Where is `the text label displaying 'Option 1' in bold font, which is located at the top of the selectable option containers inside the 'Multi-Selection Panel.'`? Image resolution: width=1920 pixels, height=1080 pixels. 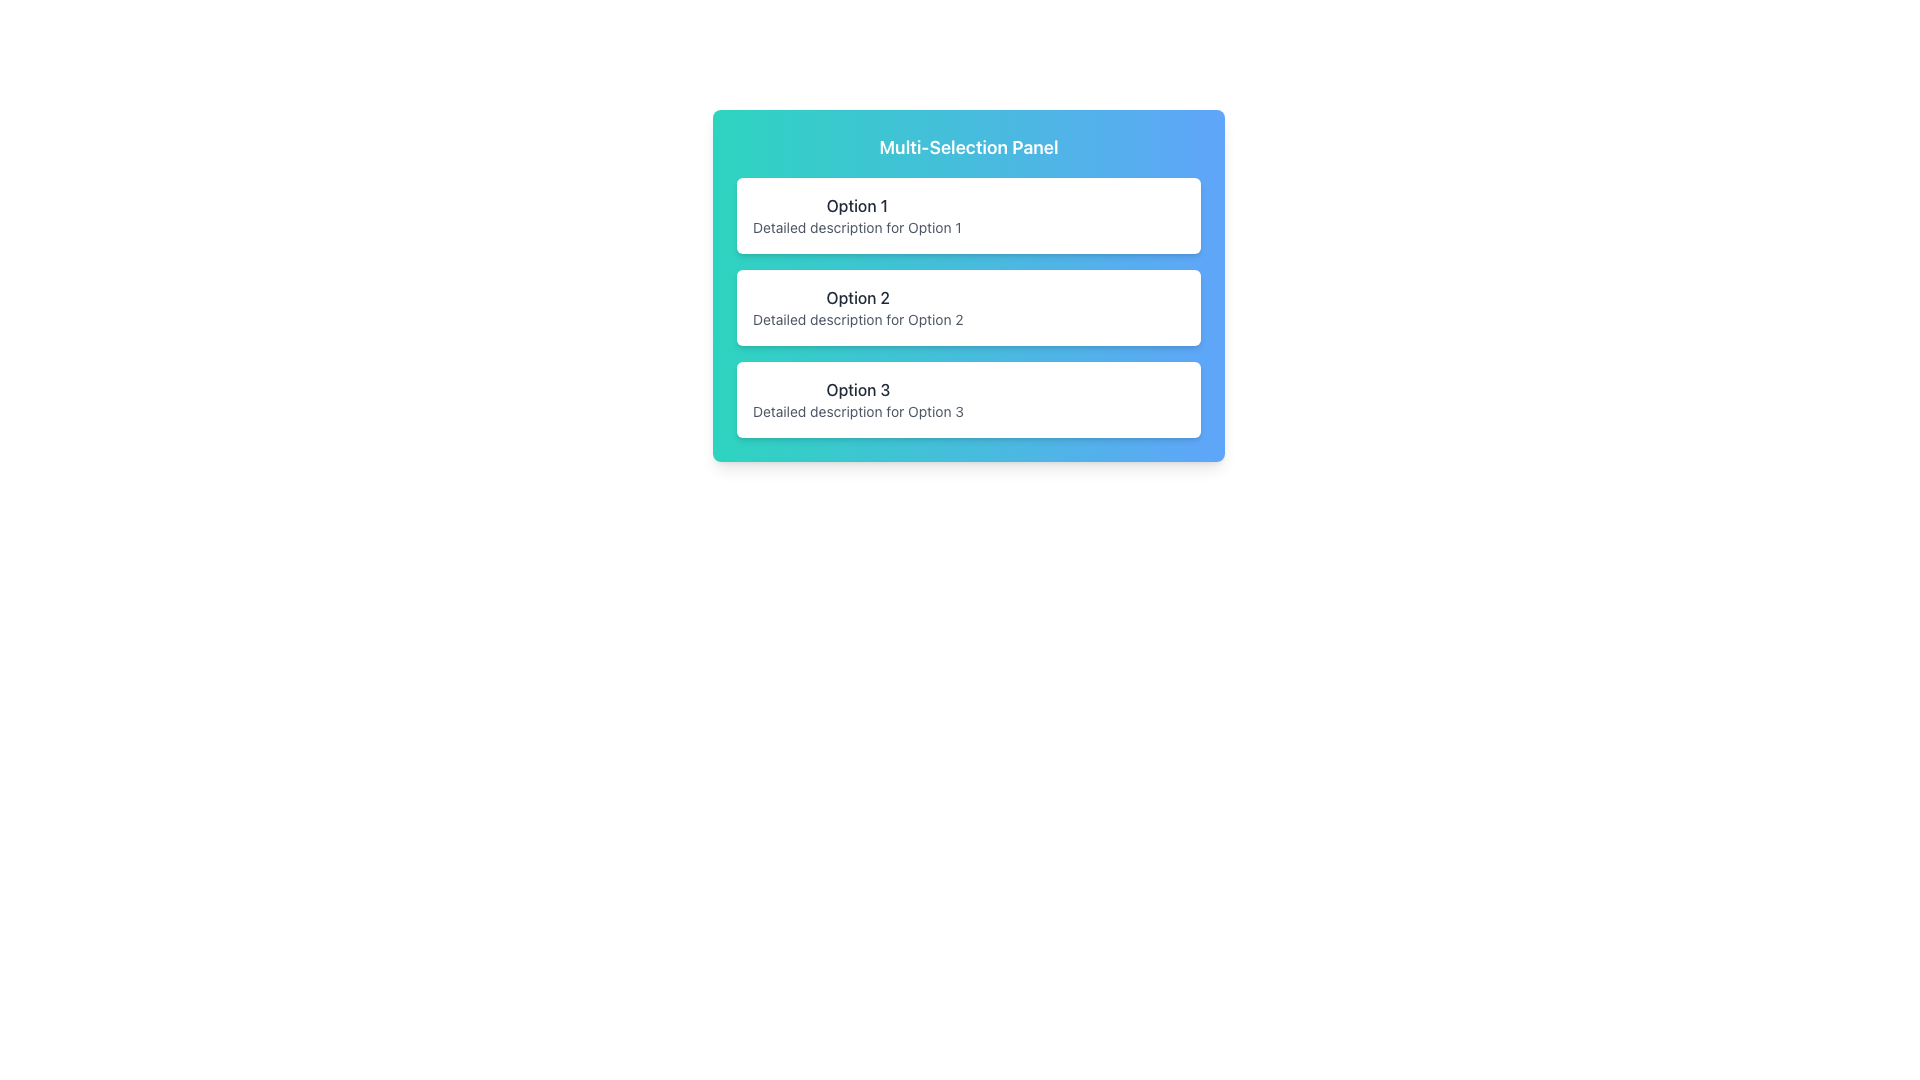
the text label displaying 'Option 1' in bold font, which is located at the top of the selectable option containers inside the 'Multi-Selection Panel.' is located at coordinates (857, 205).